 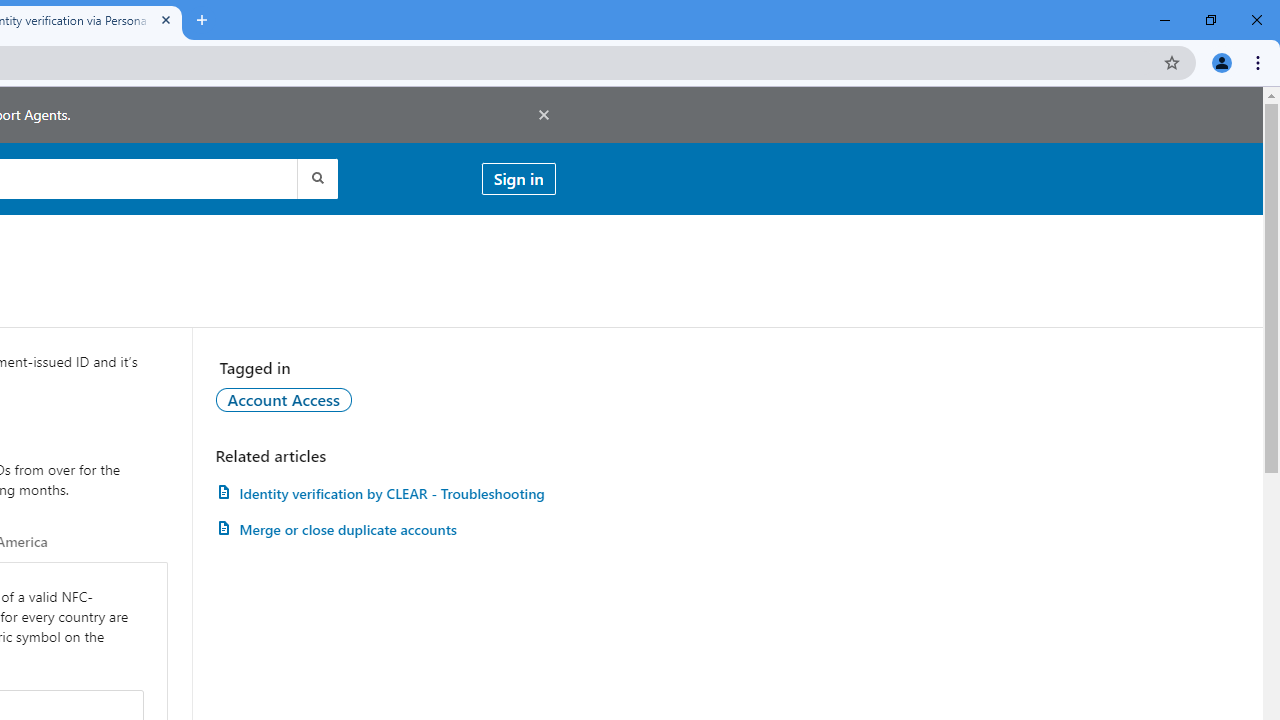 I want to click on 'Account Access', so click(x=282, y=399).